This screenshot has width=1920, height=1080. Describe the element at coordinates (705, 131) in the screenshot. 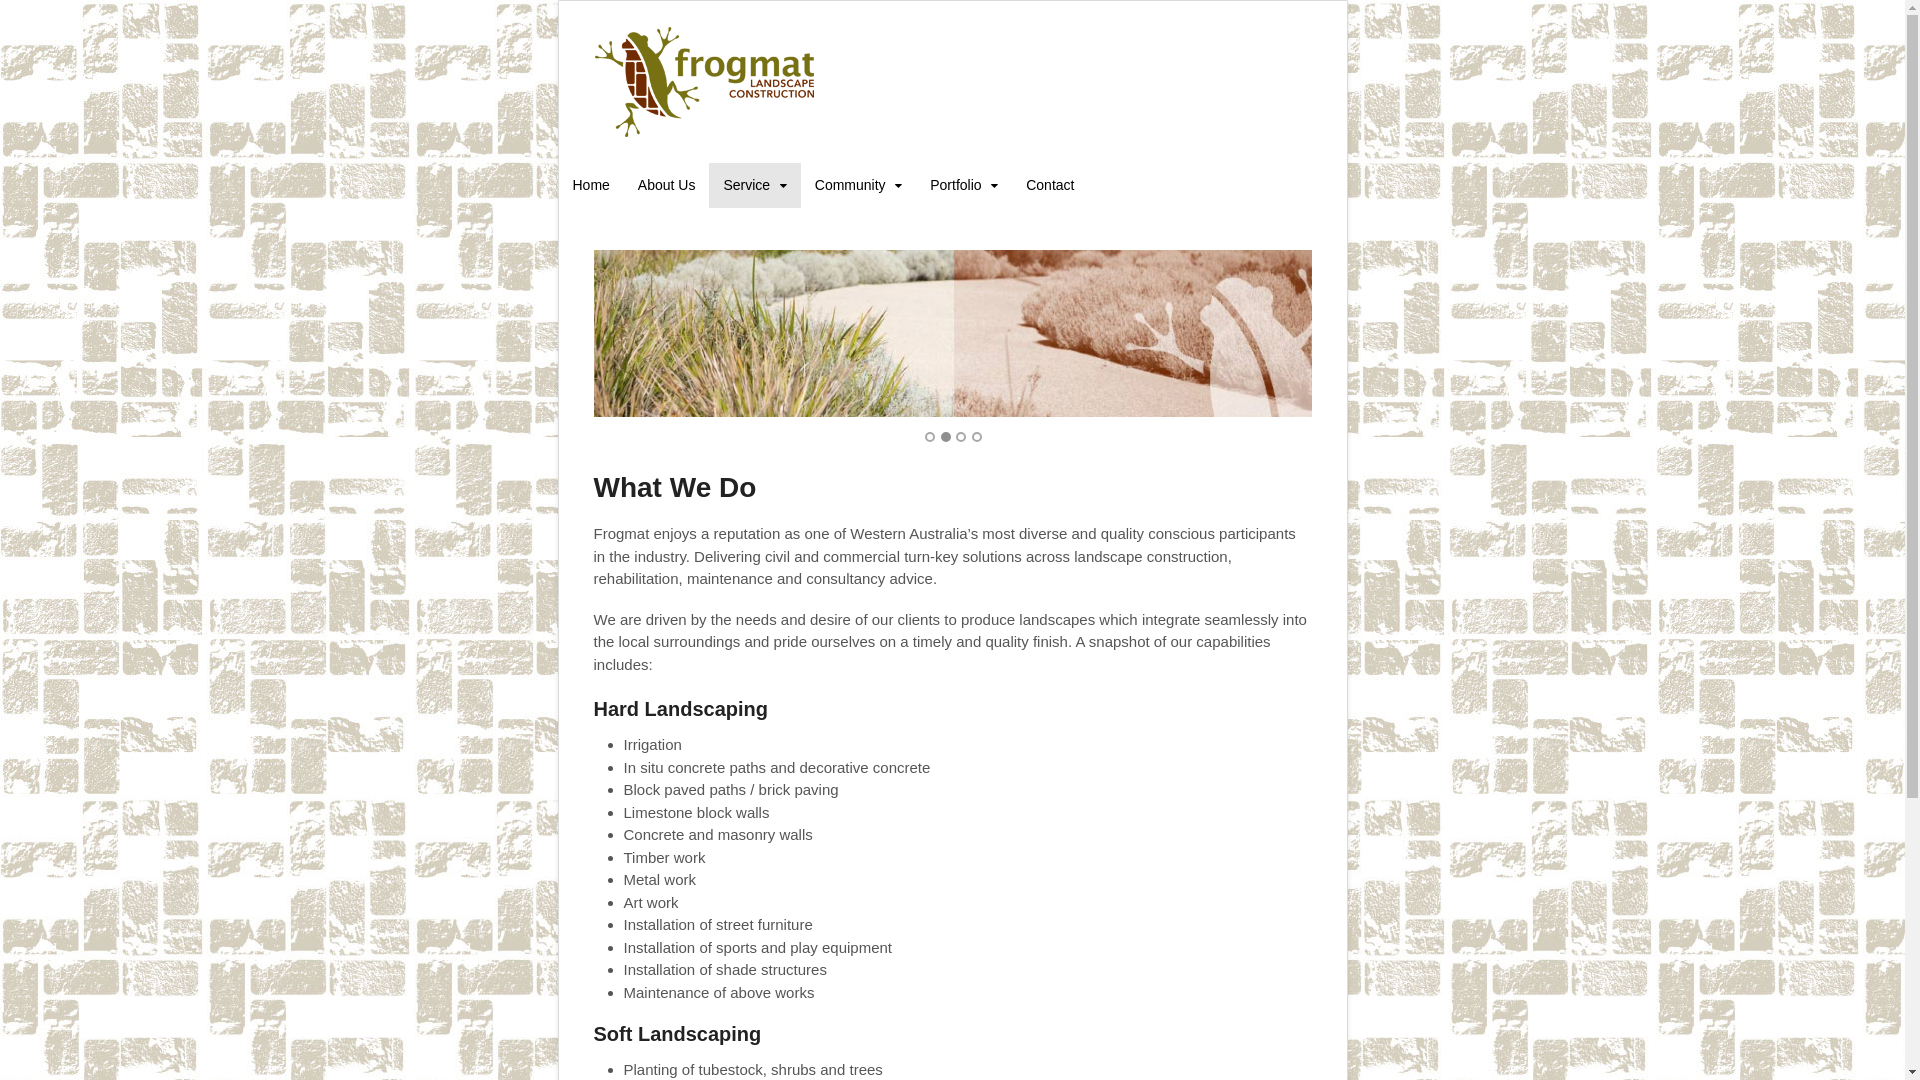

I see `'Civil and Commercial Landscape Construction and Maintenance'` at that location.